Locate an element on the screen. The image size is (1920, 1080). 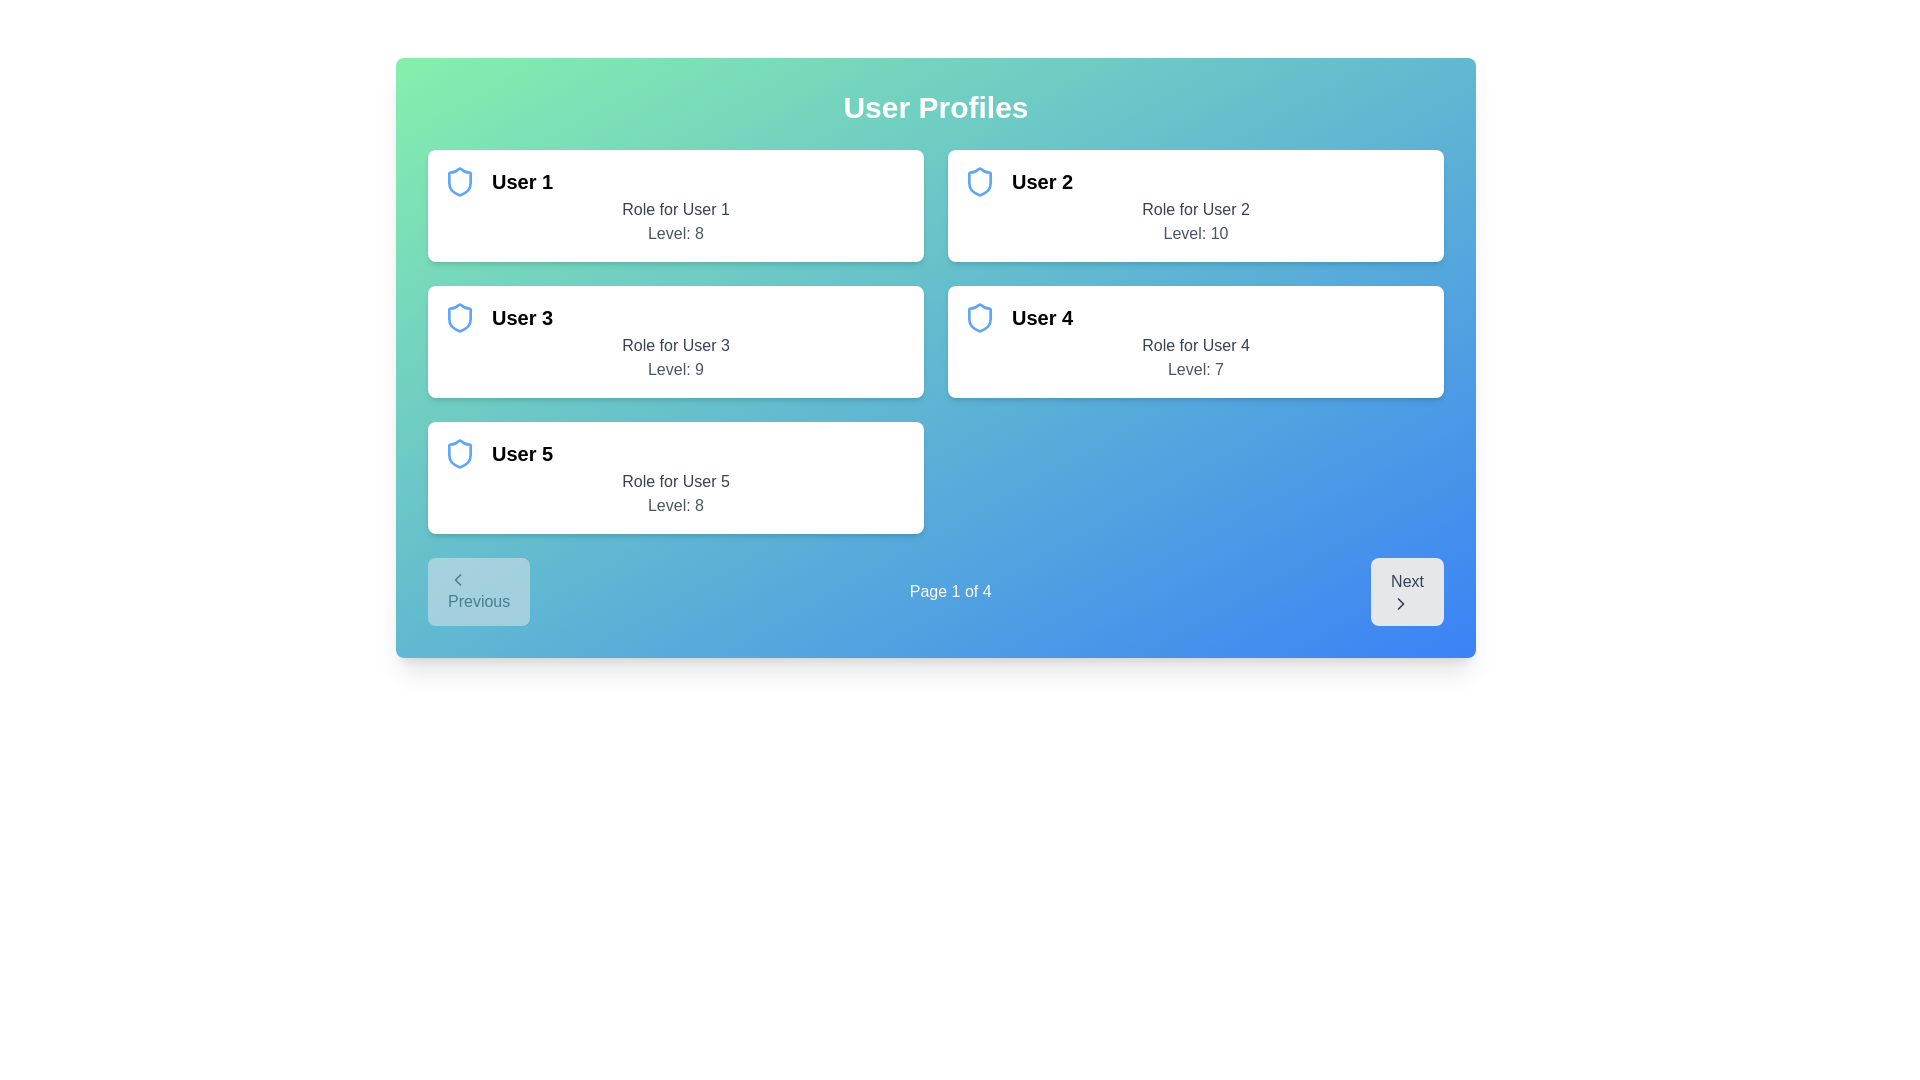
the text label identifying 'User 3' in the grid layout of user profiles, located in the second row, first column of the user cards is located at coordinates (522, 316).